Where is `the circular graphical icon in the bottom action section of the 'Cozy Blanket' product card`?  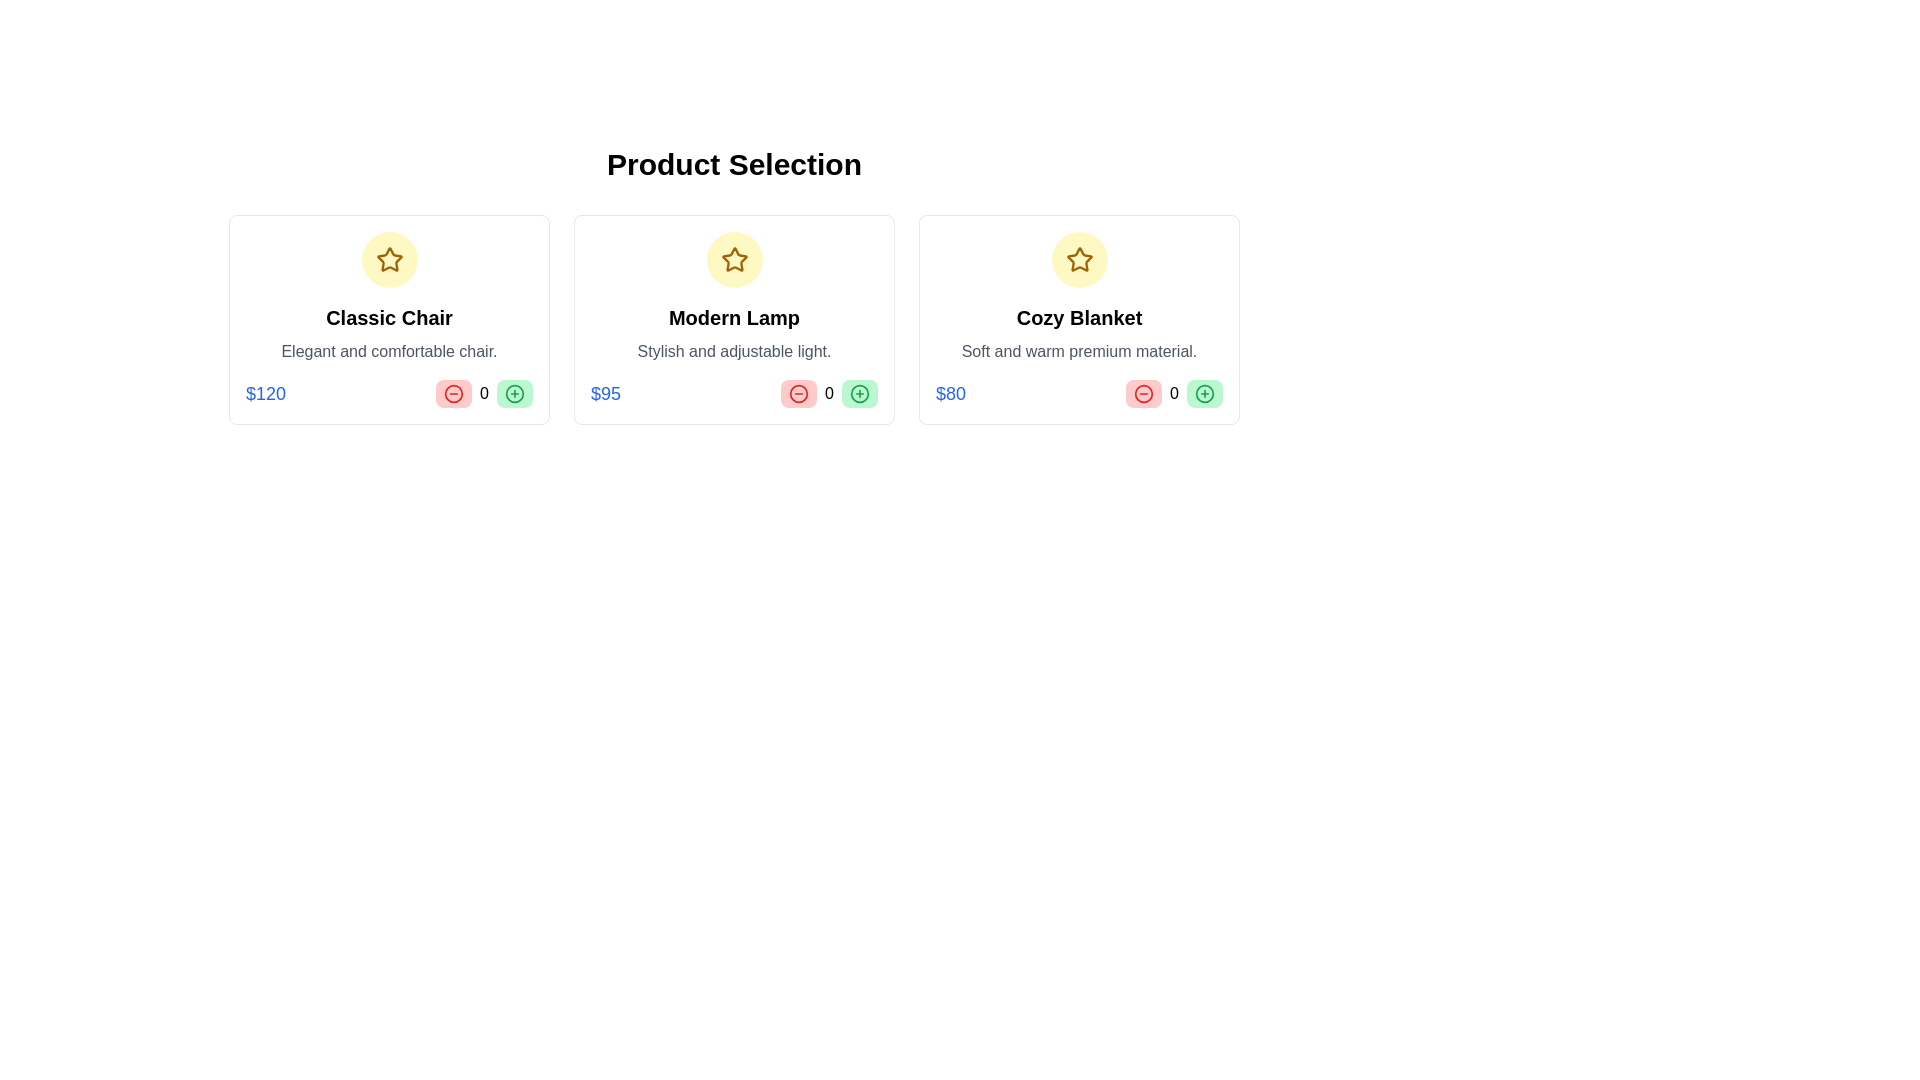
the circular graphical icon in the bottom action section of the 'Cozy Blanket' product card is located at coordinates (1144, 393).